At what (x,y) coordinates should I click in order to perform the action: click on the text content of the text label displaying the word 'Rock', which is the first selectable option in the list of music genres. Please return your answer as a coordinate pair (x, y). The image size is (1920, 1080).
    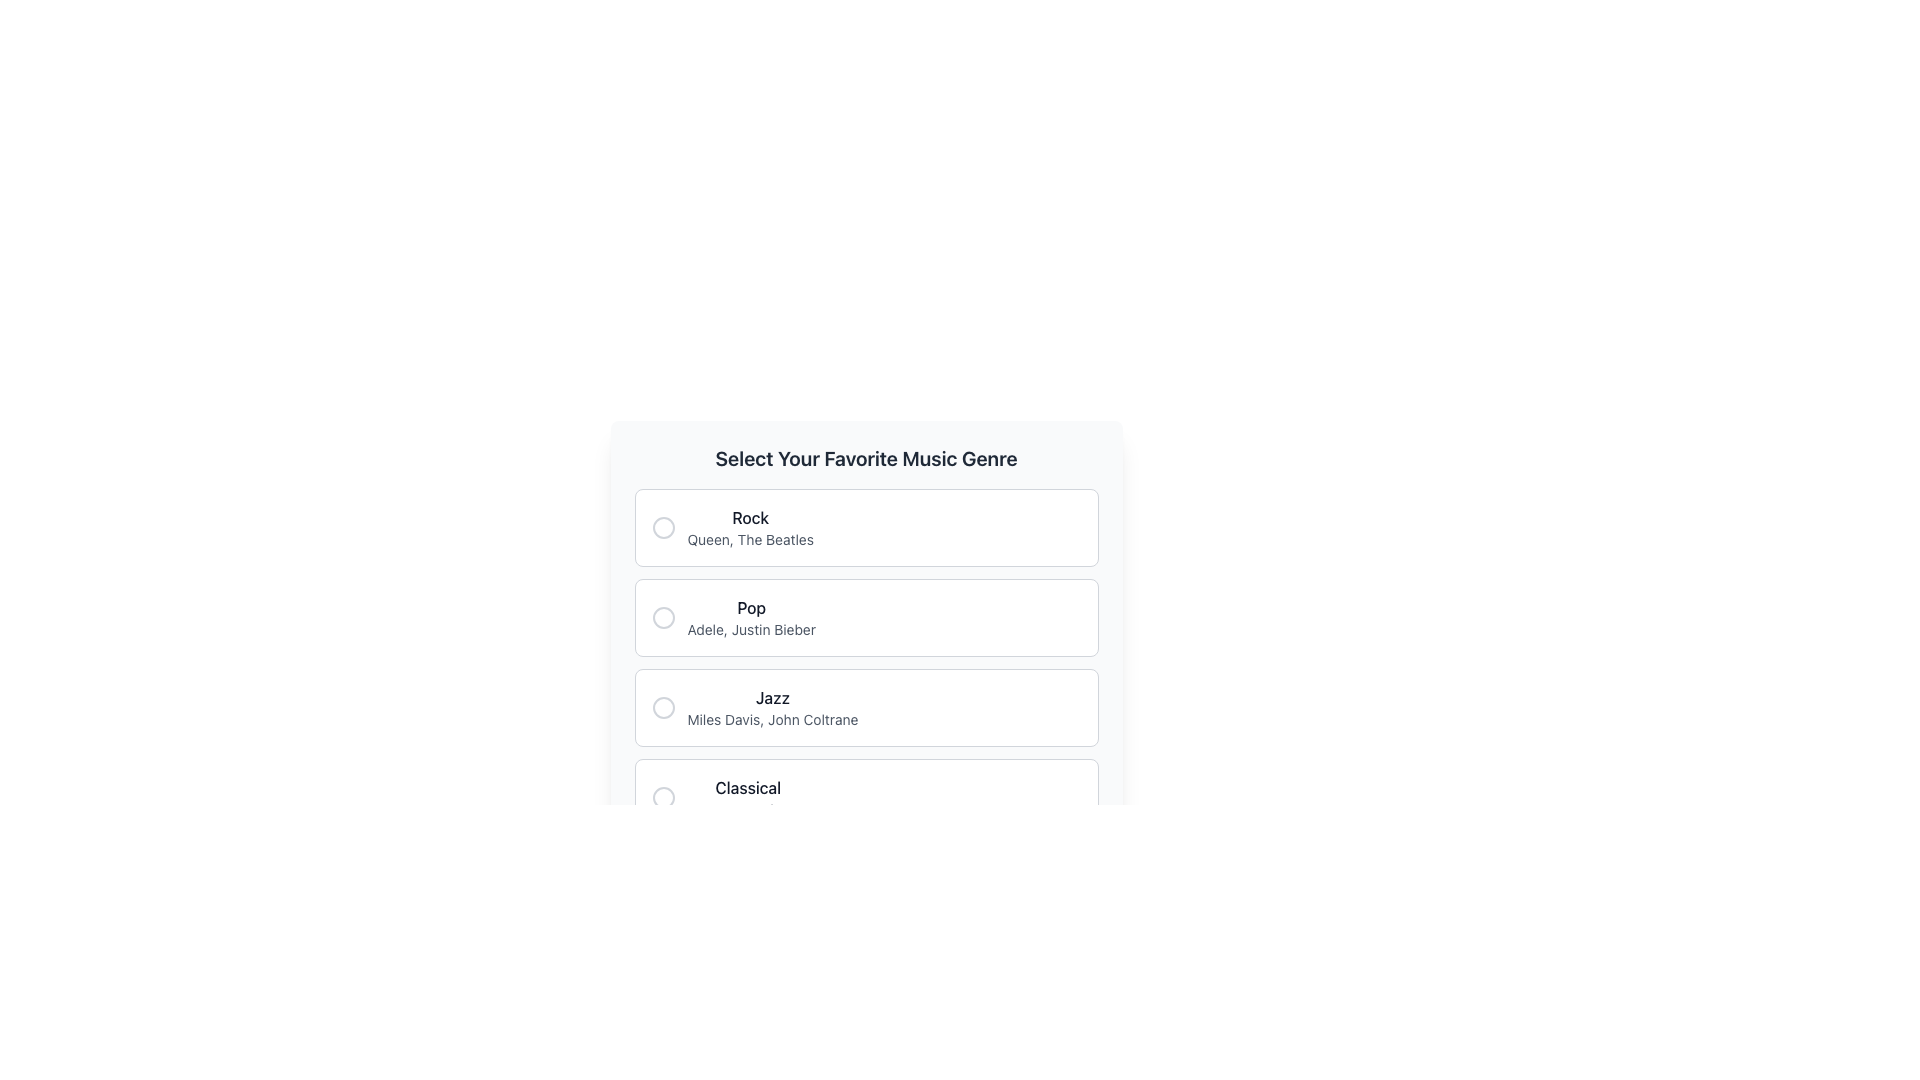
    Looking at the image, I should click on (749, 516).